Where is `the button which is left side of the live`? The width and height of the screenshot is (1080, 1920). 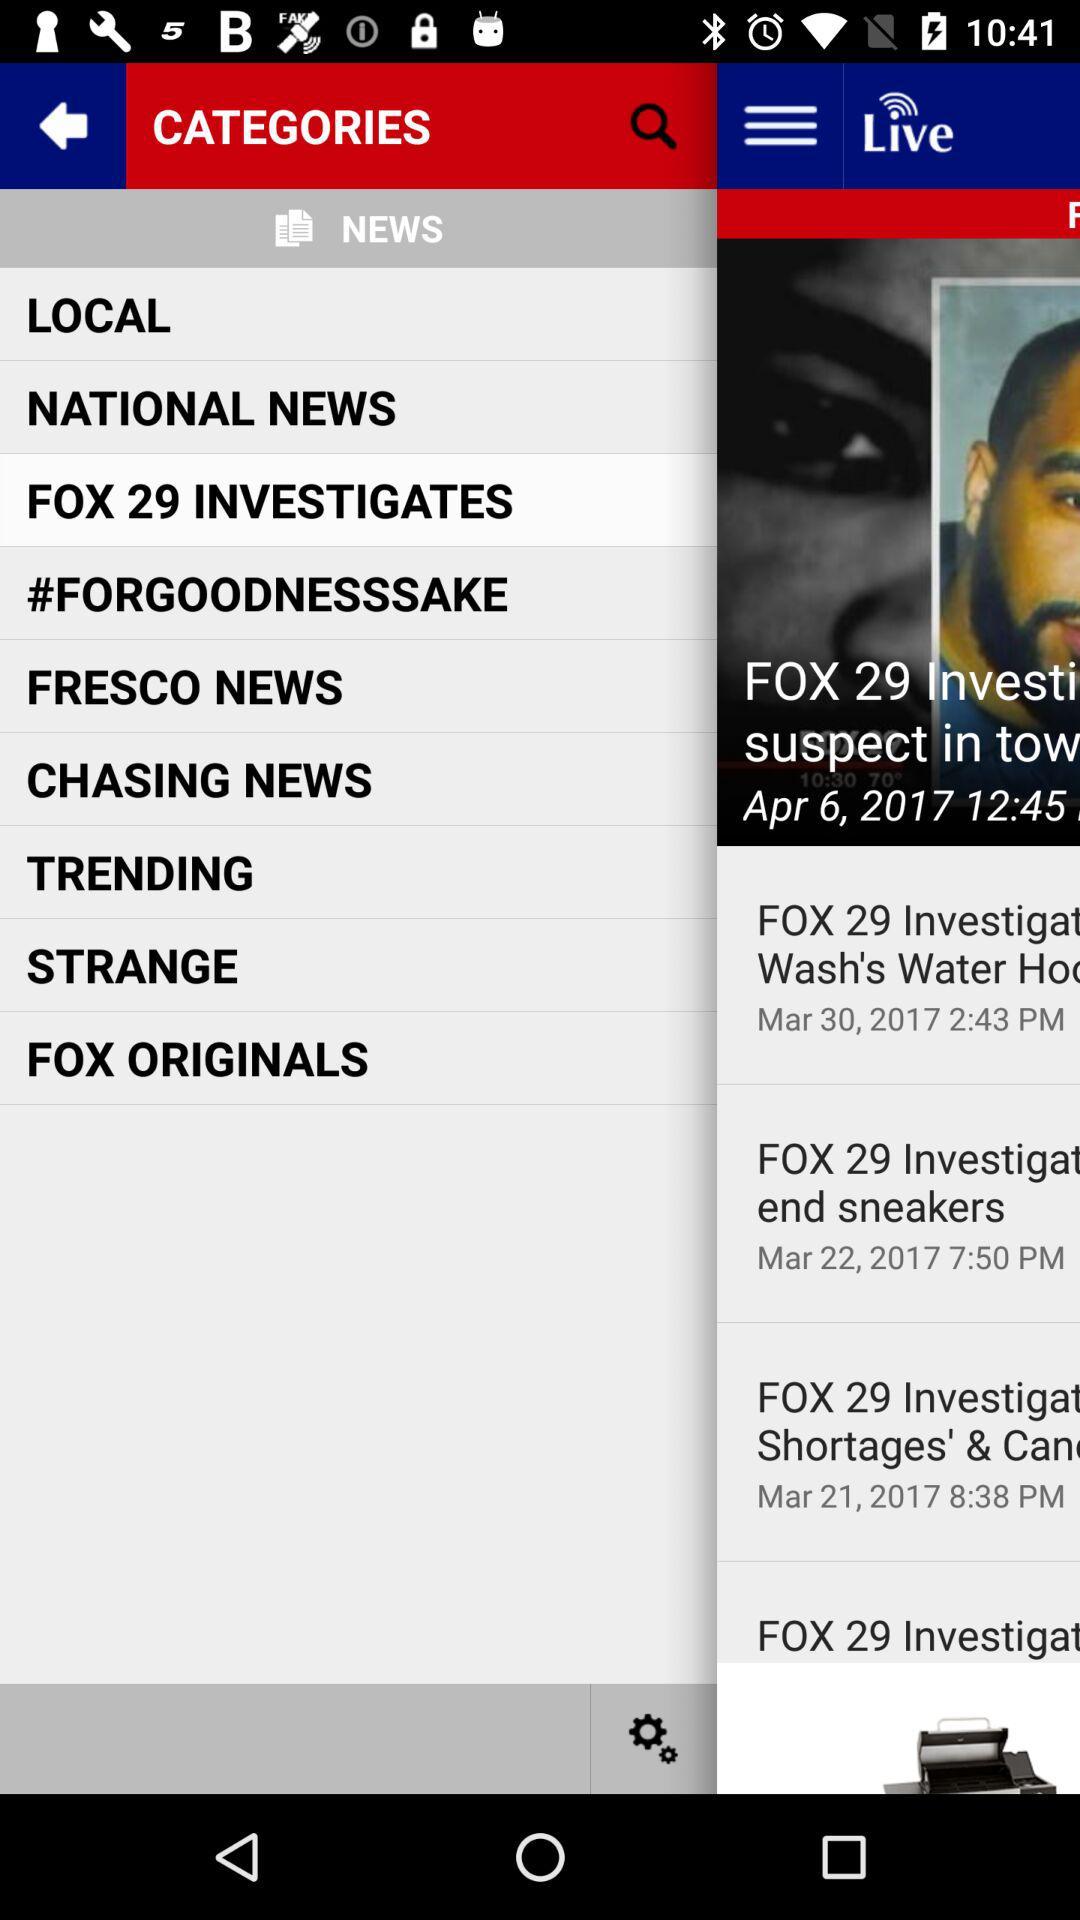 the button which is left side of the live is located at coordinates (778, 124).